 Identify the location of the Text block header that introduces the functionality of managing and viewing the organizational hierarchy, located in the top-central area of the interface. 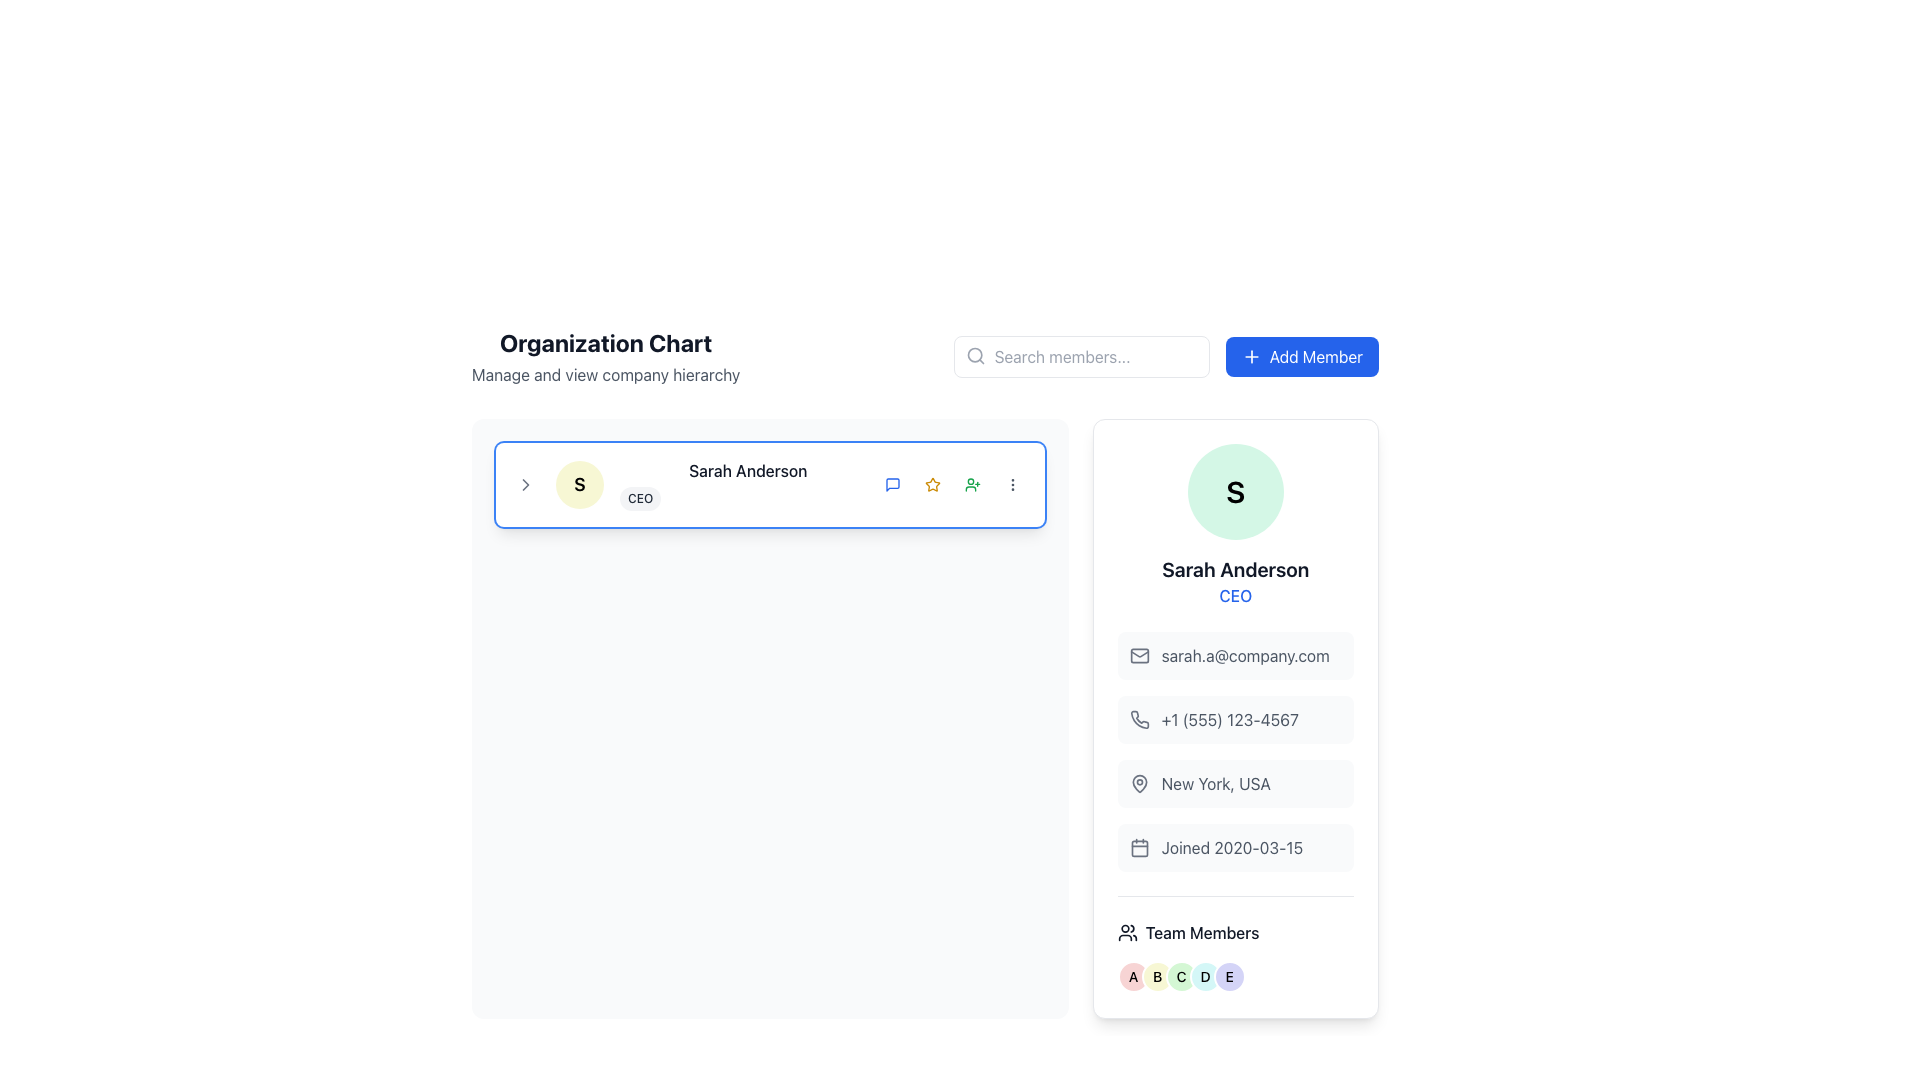
(605, 356).